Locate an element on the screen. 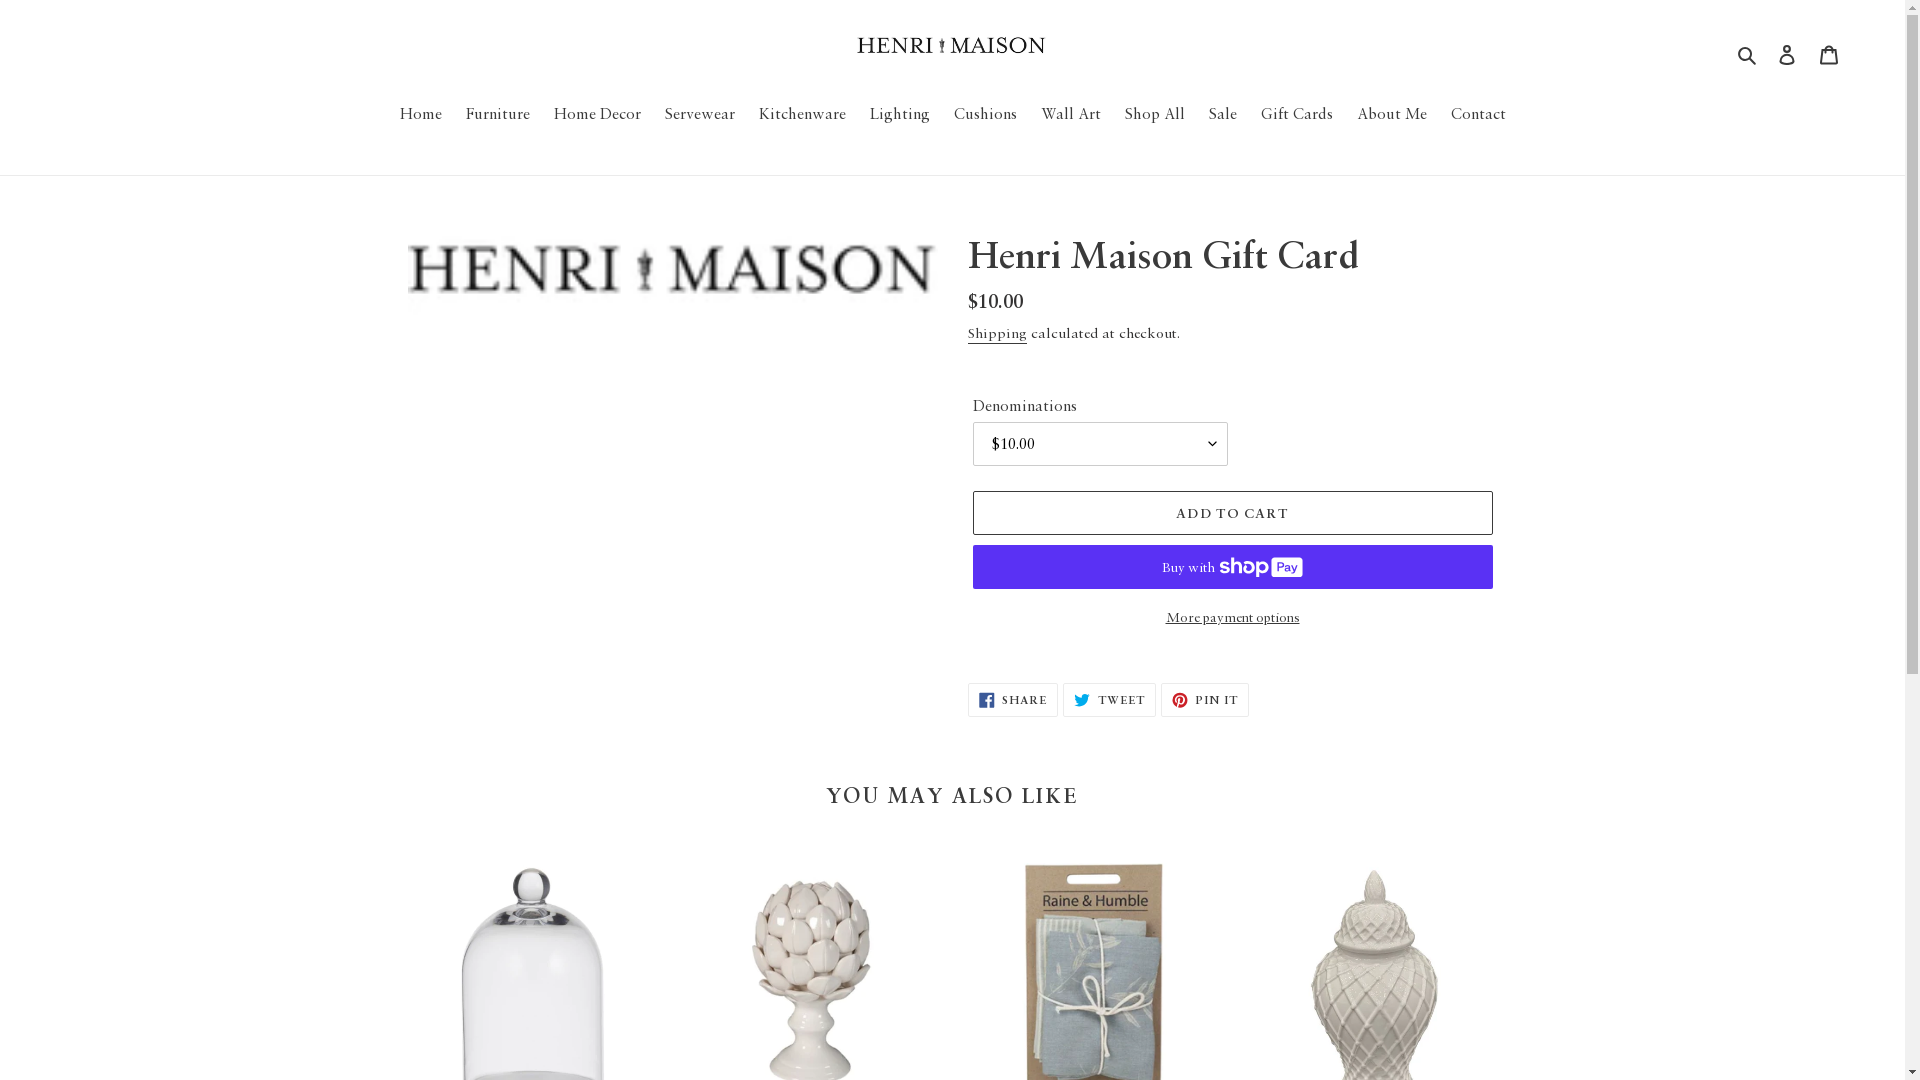 Image resolution: width=1920 pixels, height=1080 pixels. 'PIN IT is located at coordinates (1203, 698).